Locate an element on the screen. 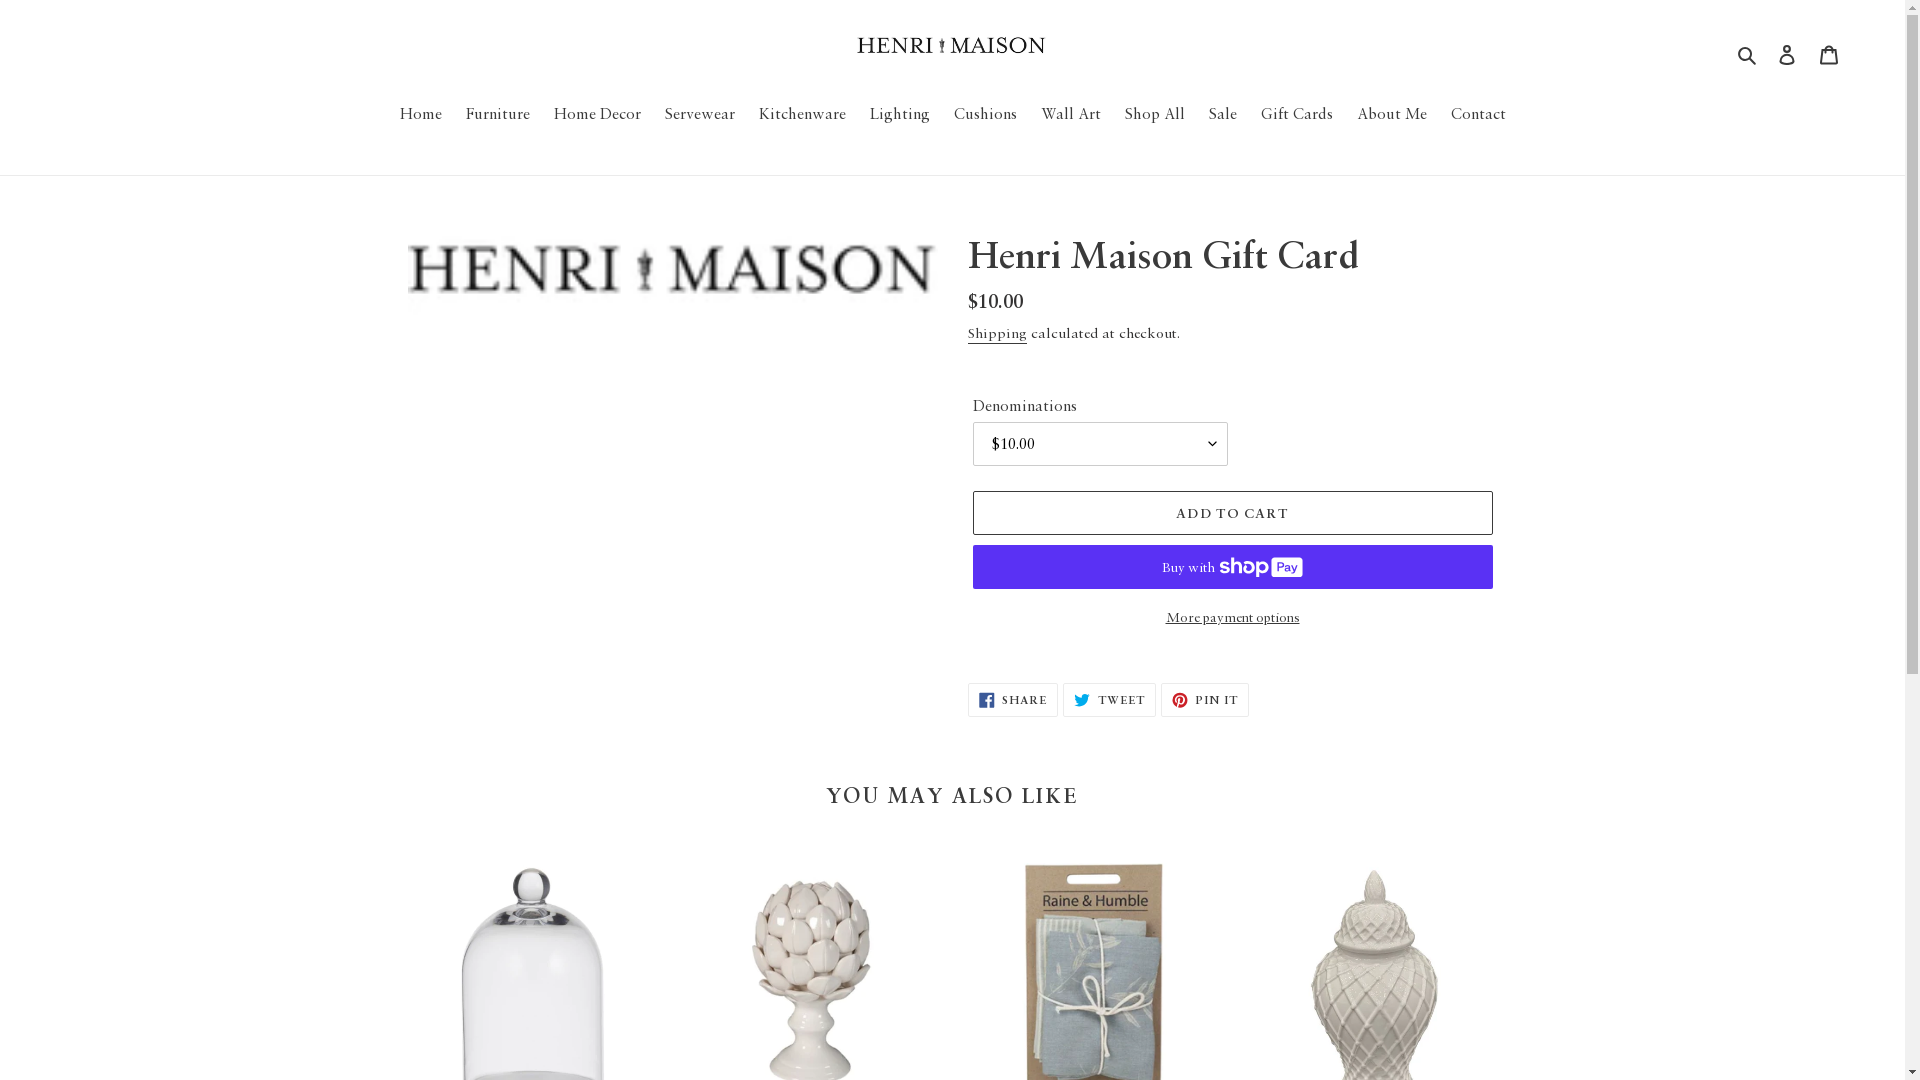 Image resolution: width=1920 pixels, height=1080 pixels. 'PIN IT is located at coordinates (1203, 698).